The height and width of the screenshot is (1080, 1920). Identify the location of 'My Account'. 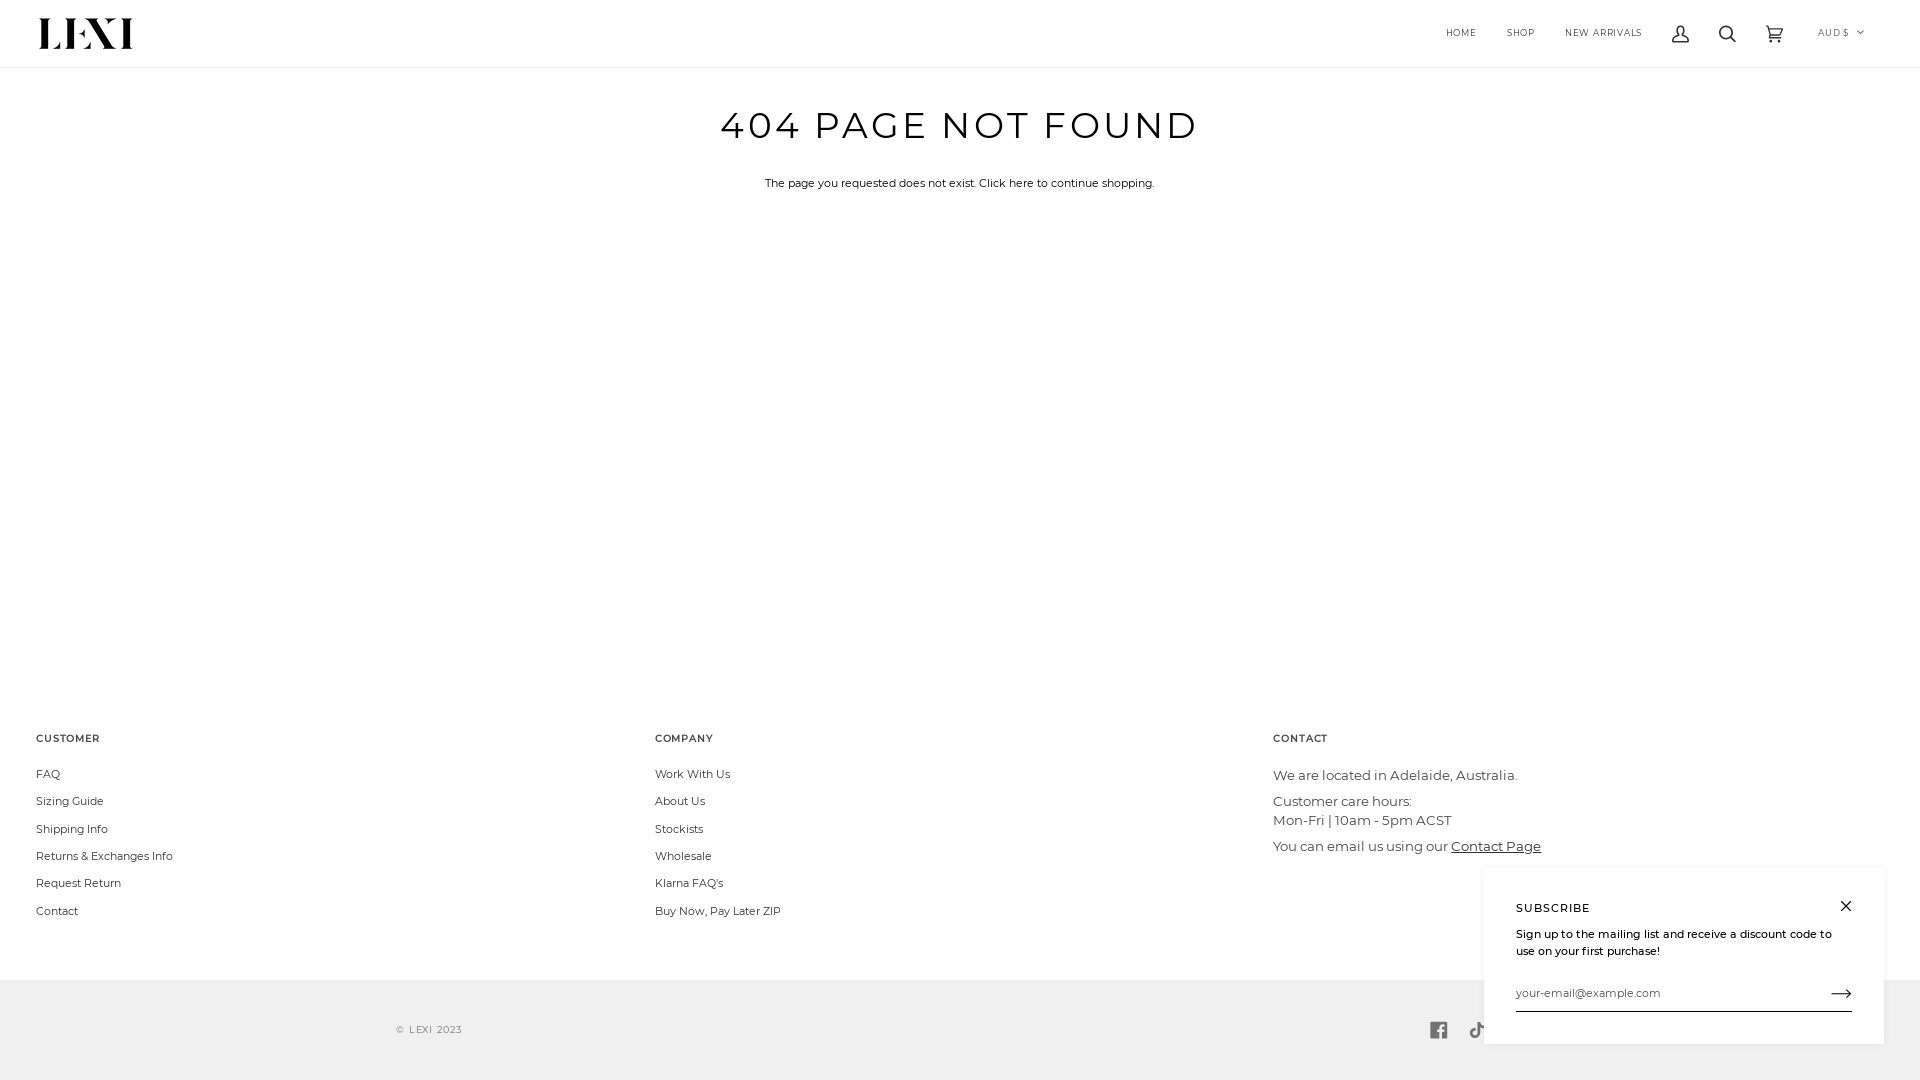
(1680, 33).